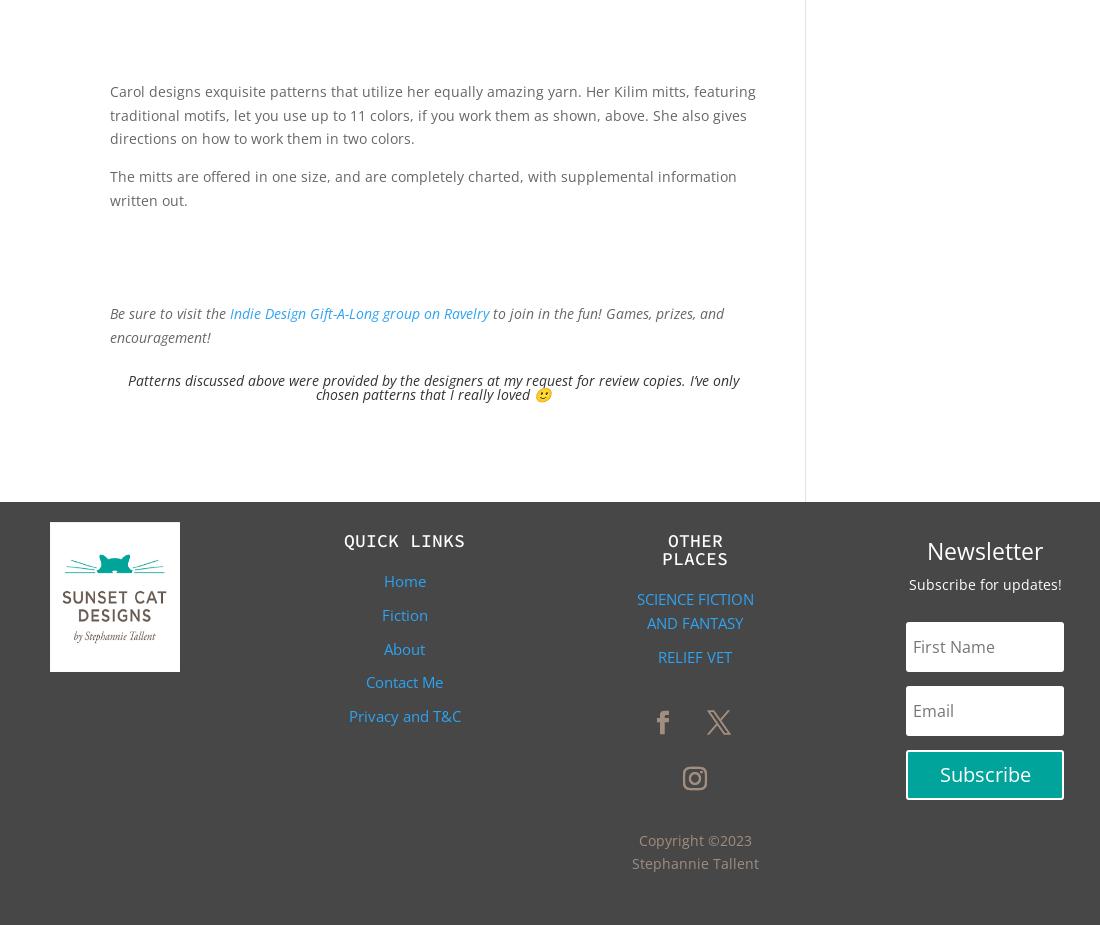  Describe the element at coordinates (110, 324) in the screenshot. I see `'to join in the fun! Games, prizes, and encouragement!'` at that location.